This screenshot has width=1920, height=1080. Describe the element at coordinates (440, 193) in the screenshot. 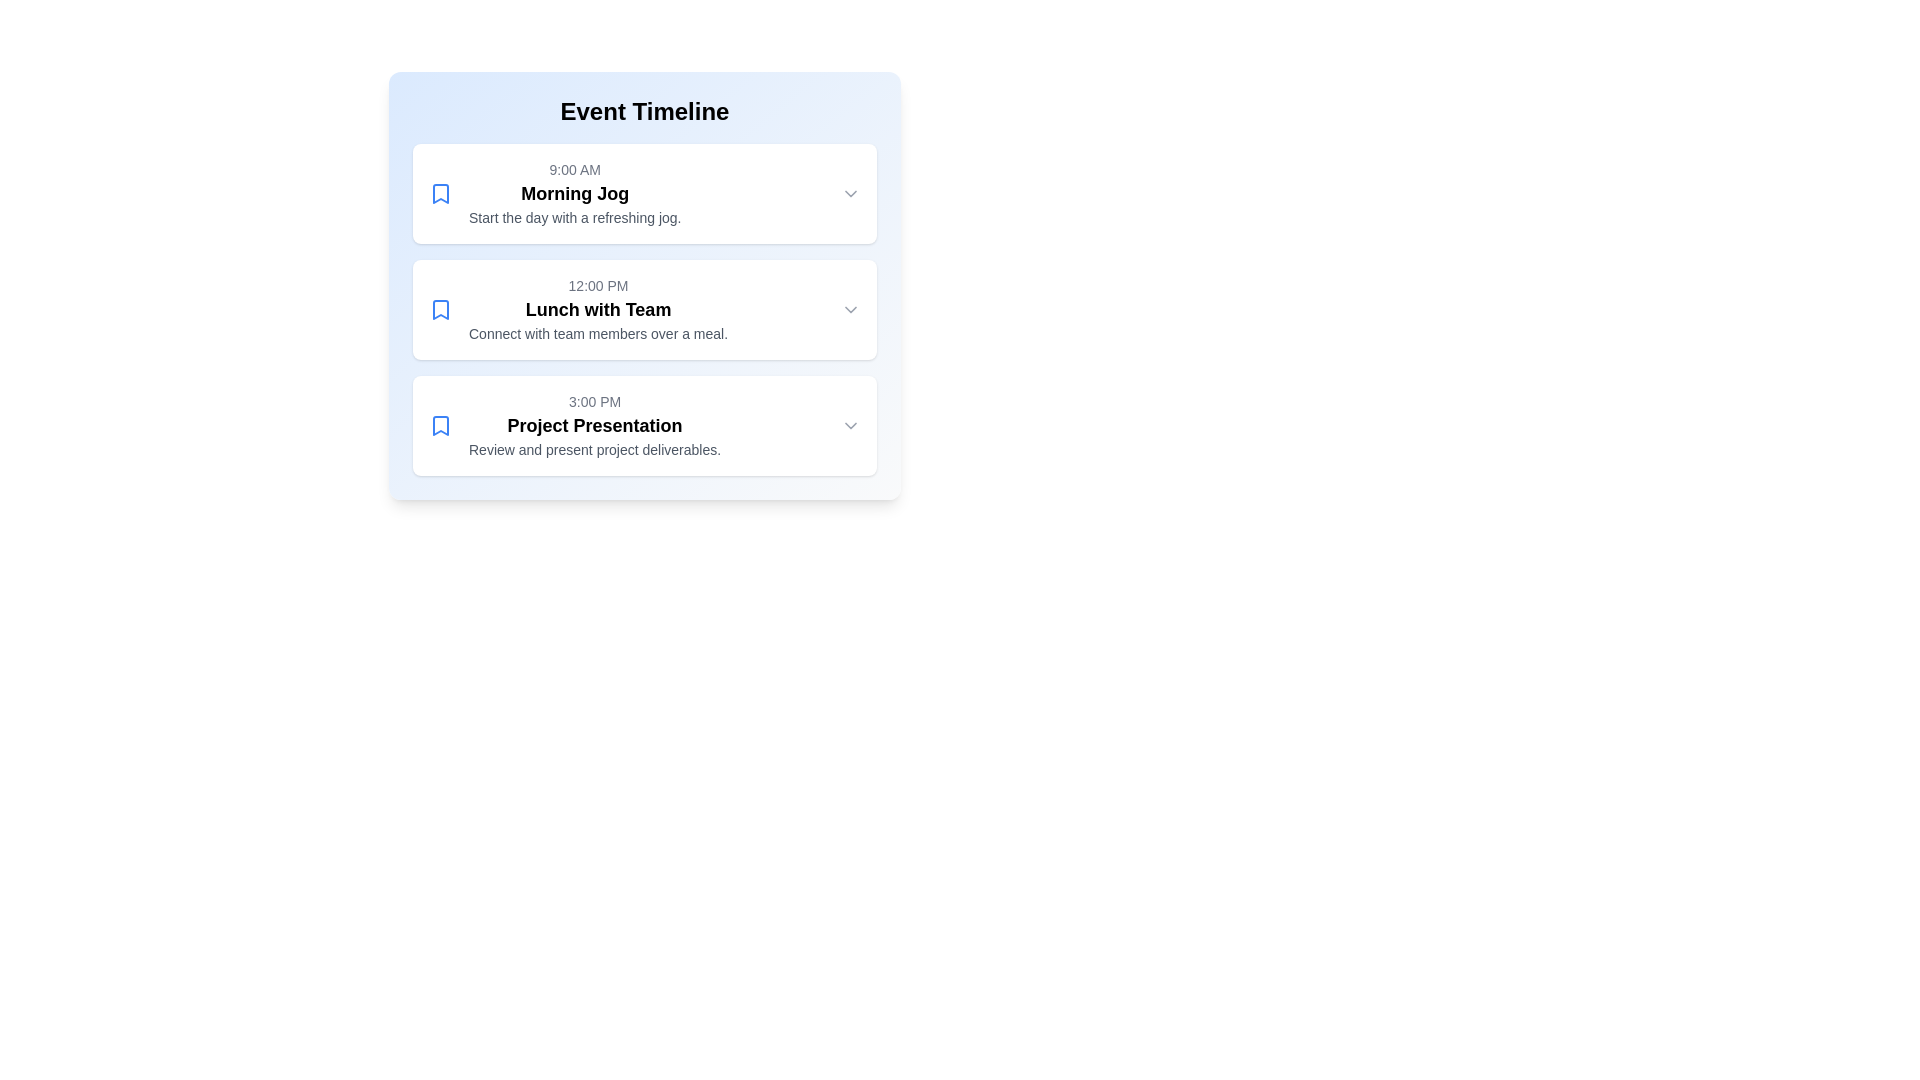

I see `the blue SVG bookmark icon associated with the 'Morning Jog' event scheduled at 9:00 AM, located to the left of the event title` at that location.